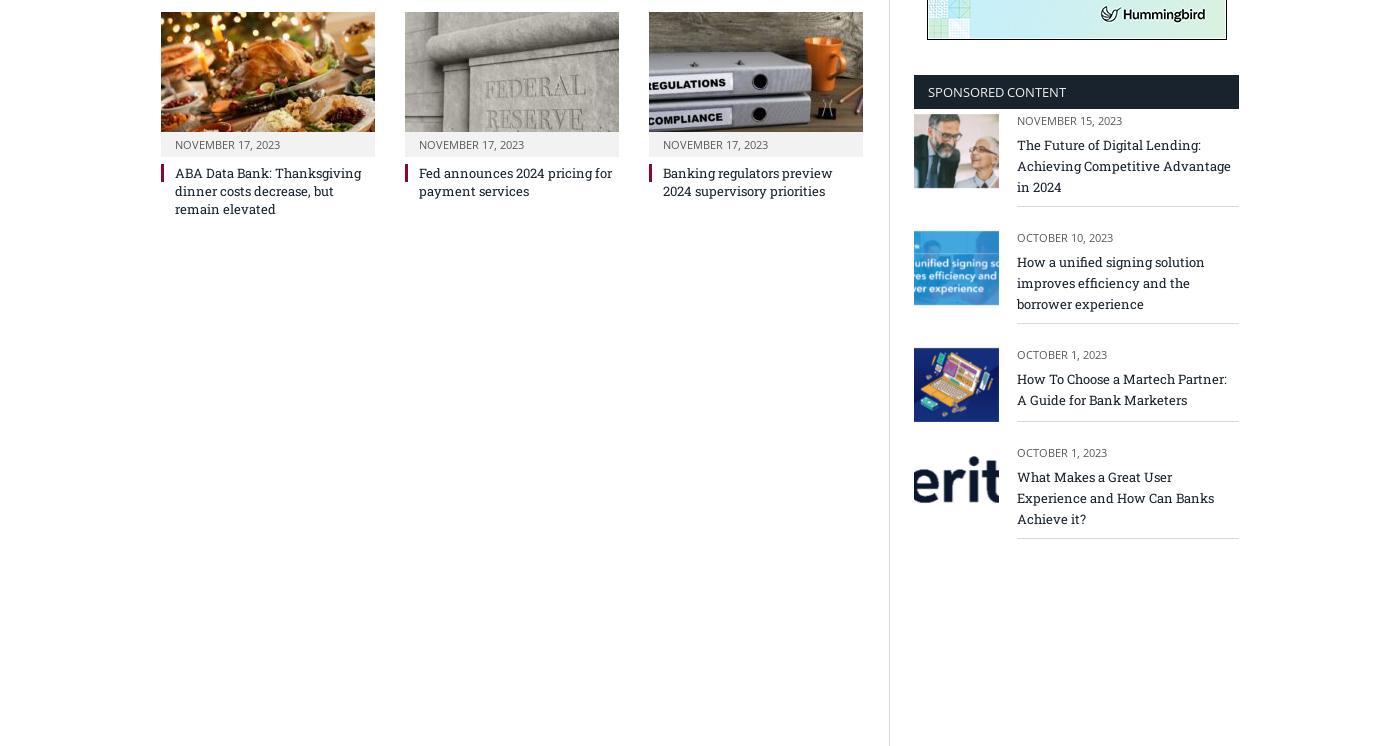 The image size is (1400, 746). What do you see at coordinates (515, 180) in the screenshot?
I see `'Fed announces 2024 pricing for payment services'` at bounding box center [515, 180].